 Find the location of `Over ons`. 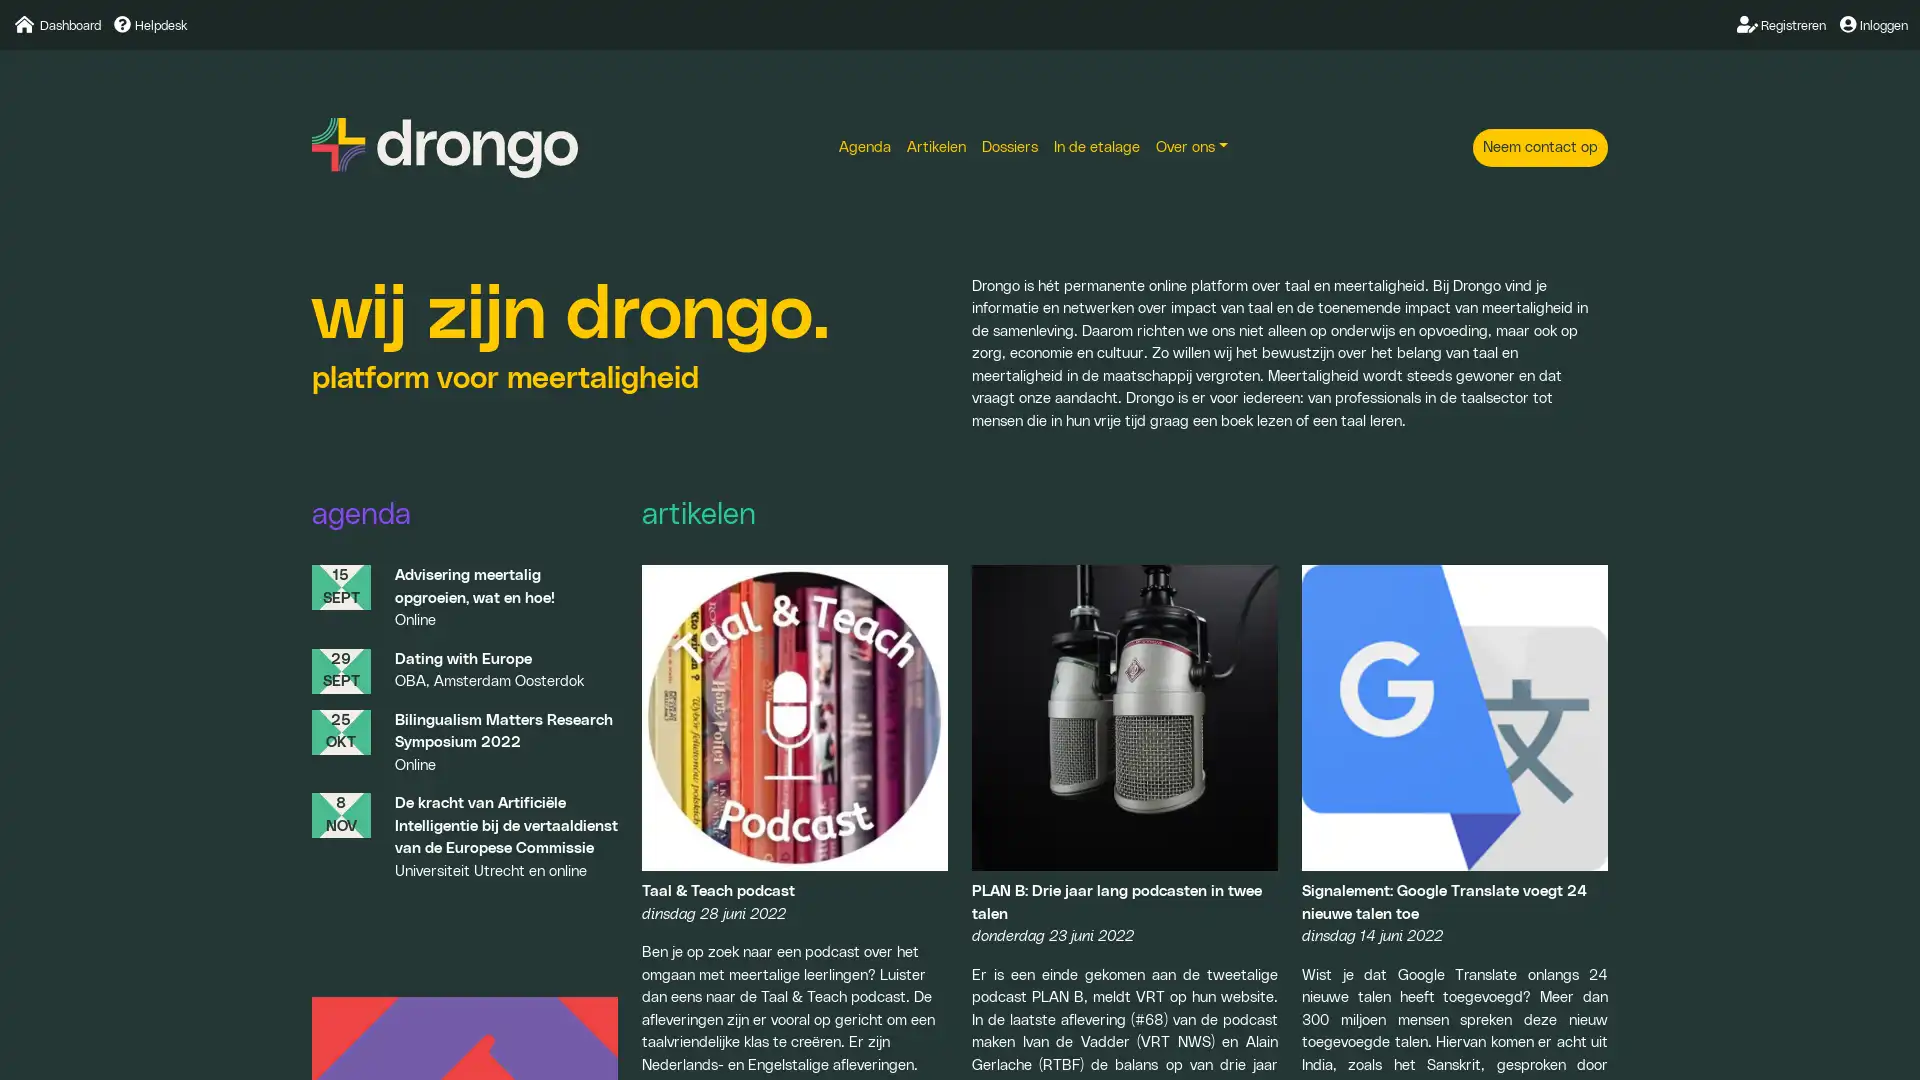

Over ons is located at coordinates (1191, 146).